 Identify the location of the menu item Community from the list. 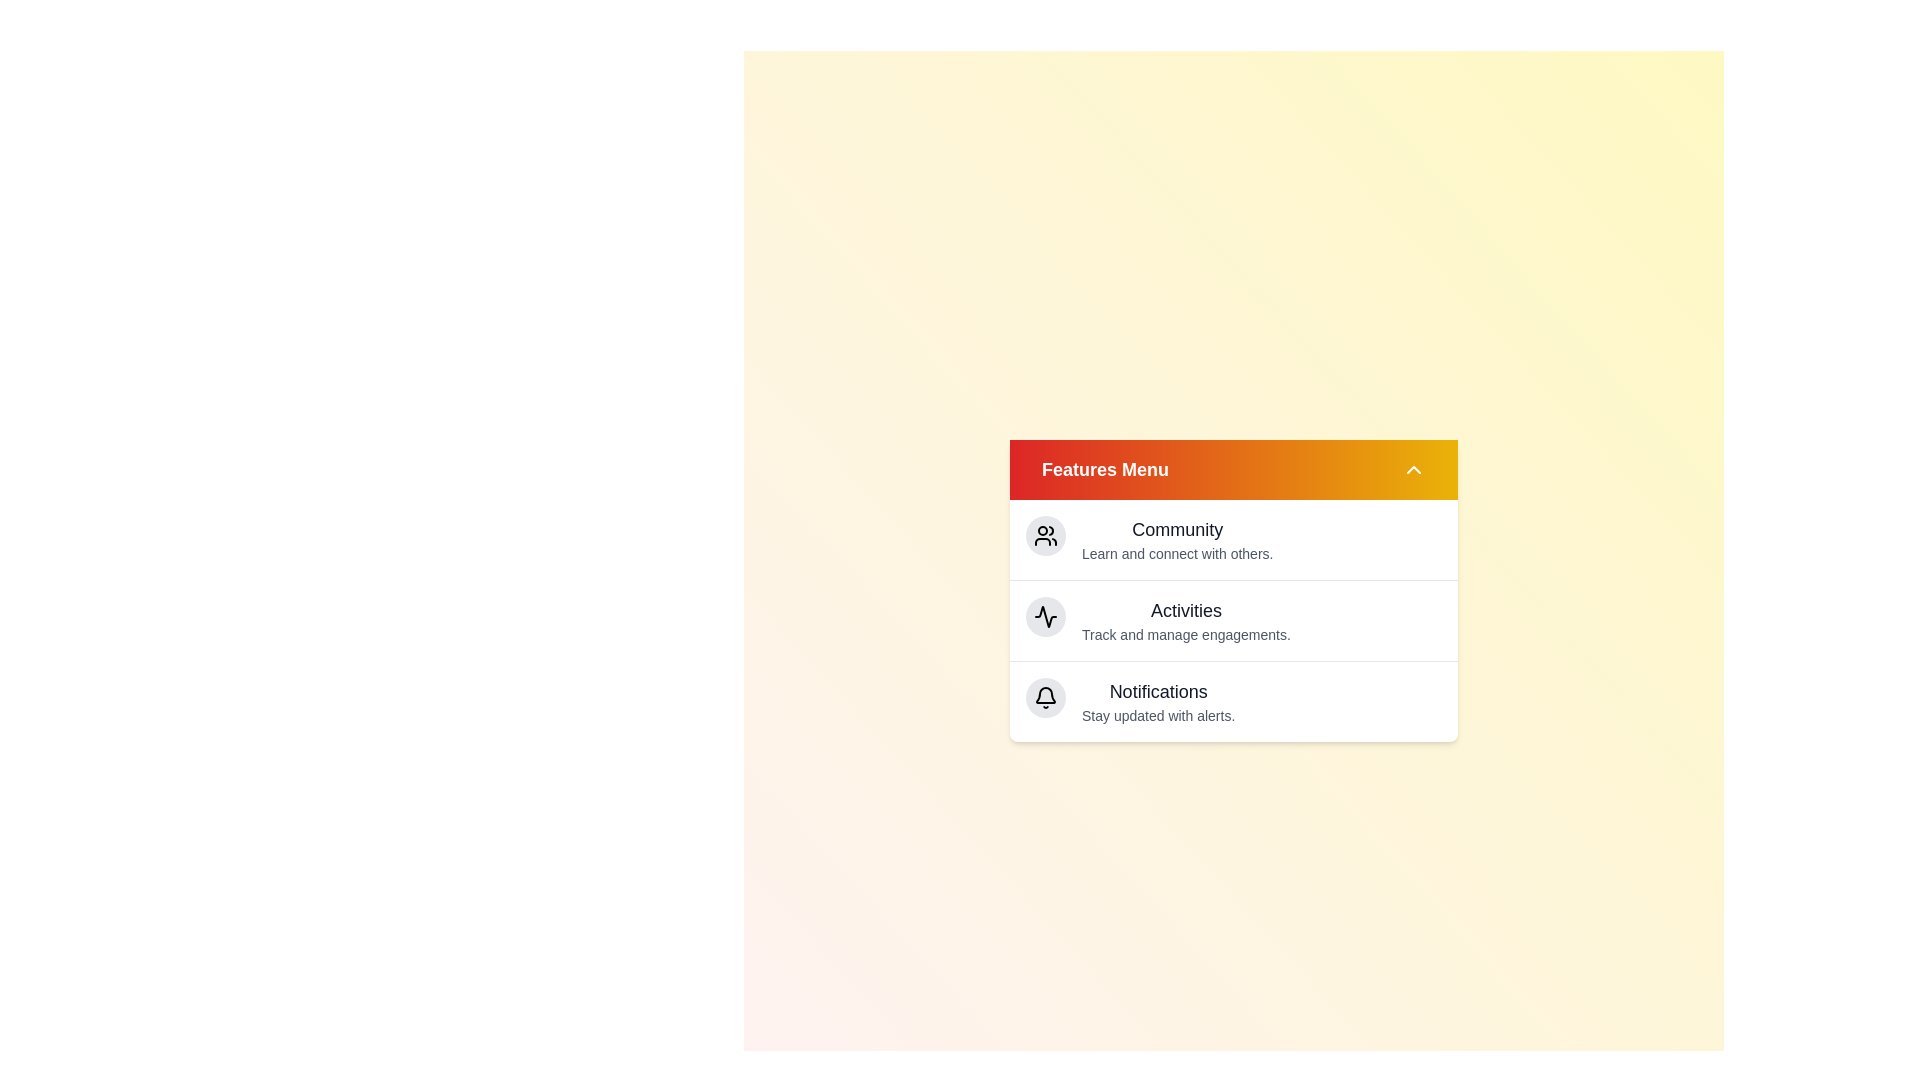
(1176, 528).